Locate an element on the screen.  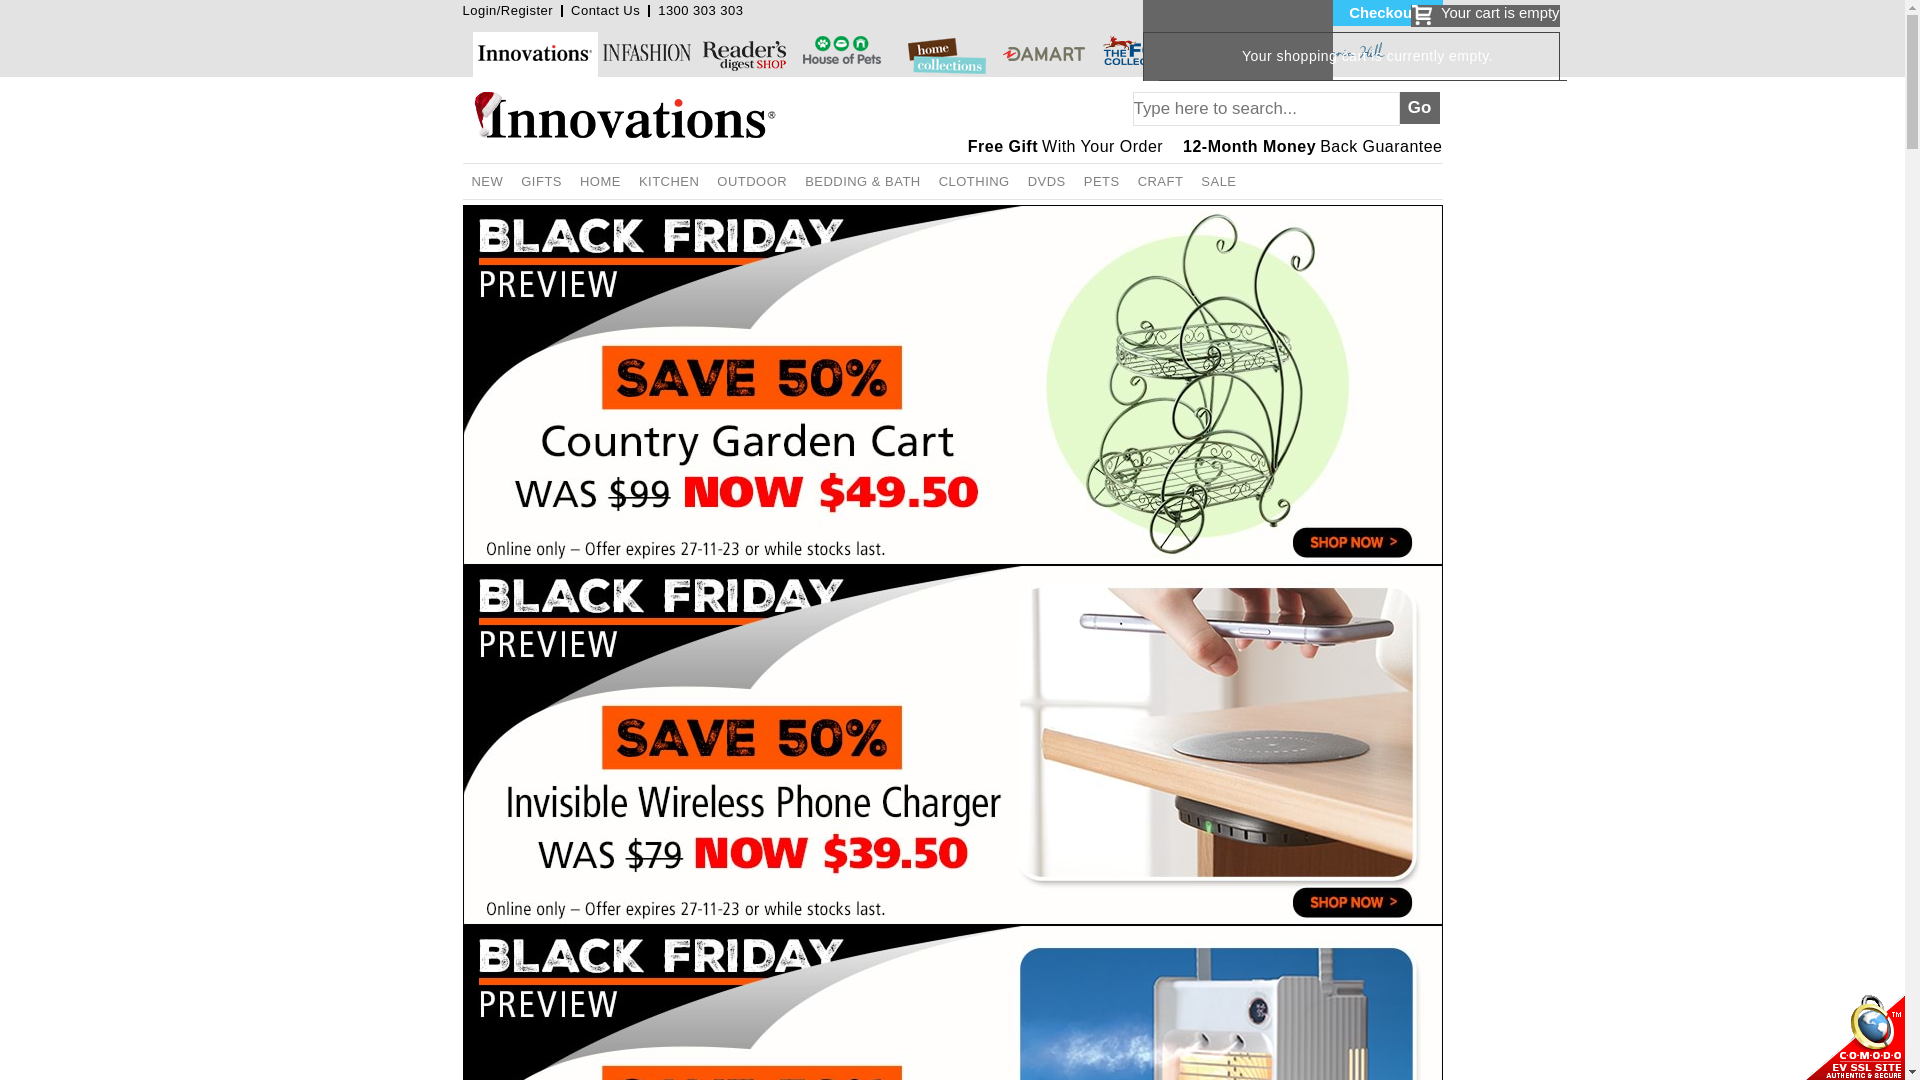
'Go' is located at coordinates (1419, 108).